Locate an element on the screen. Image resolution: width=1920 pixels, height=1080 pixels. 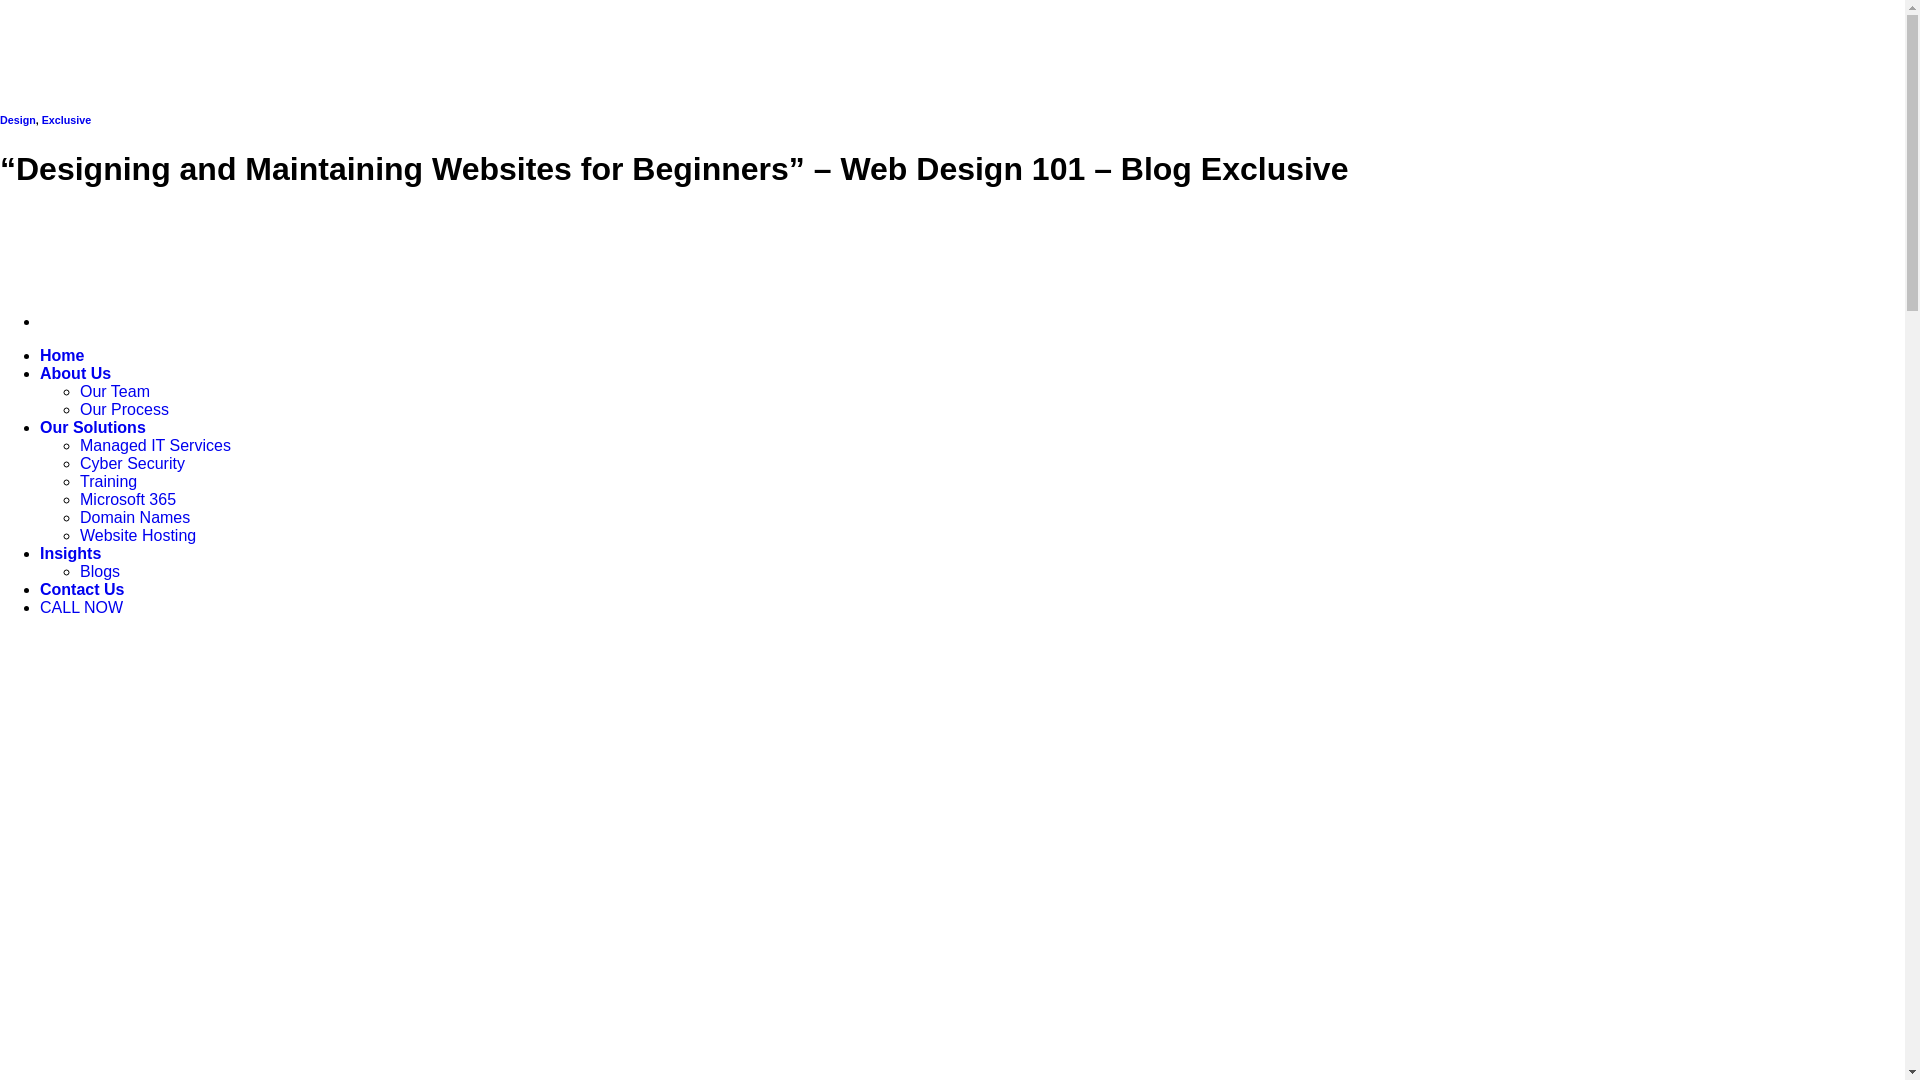
'Blogs' is located at coordinates (80, 571).